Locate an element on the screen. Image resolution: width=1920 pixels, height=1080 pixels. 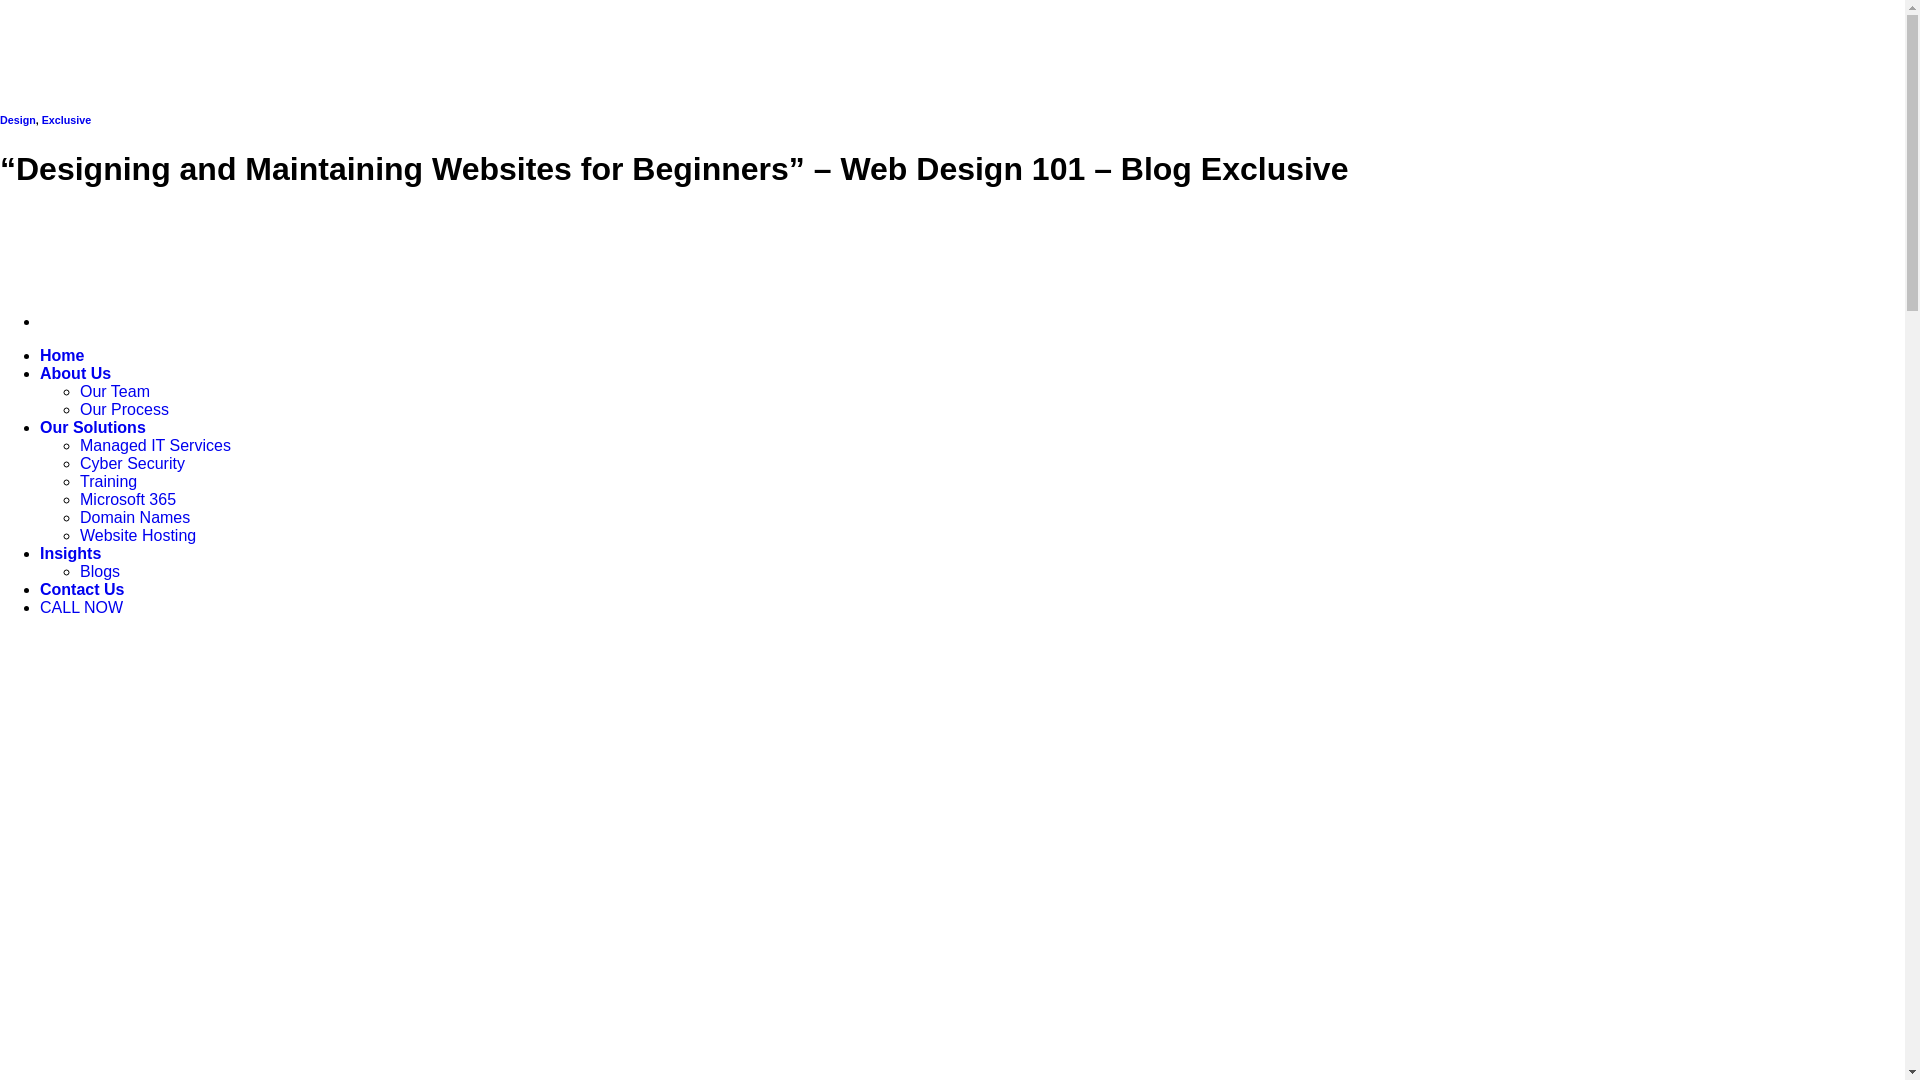
'Blogs' is located at coordinates (80, 571).